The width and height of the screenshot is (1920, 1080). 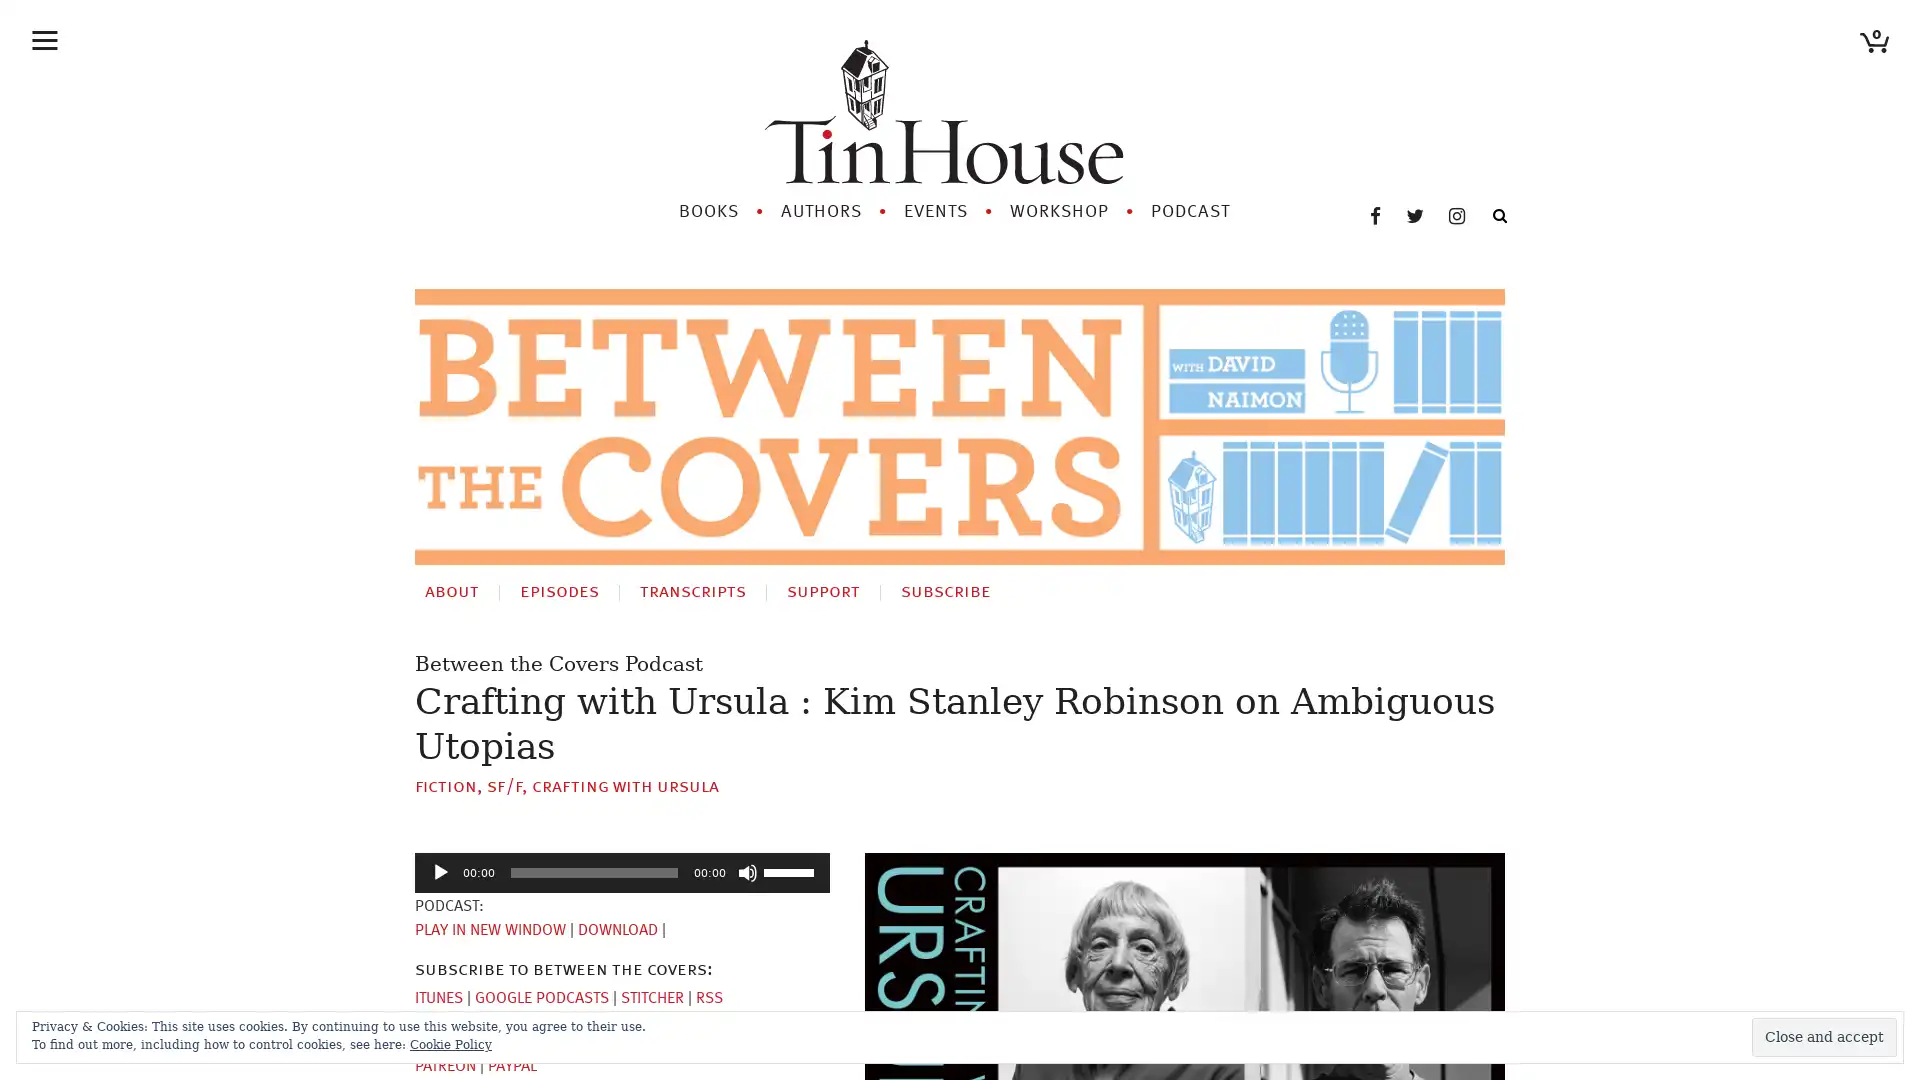 I want to click on Close and accept, so click(x=1824, y=1036).